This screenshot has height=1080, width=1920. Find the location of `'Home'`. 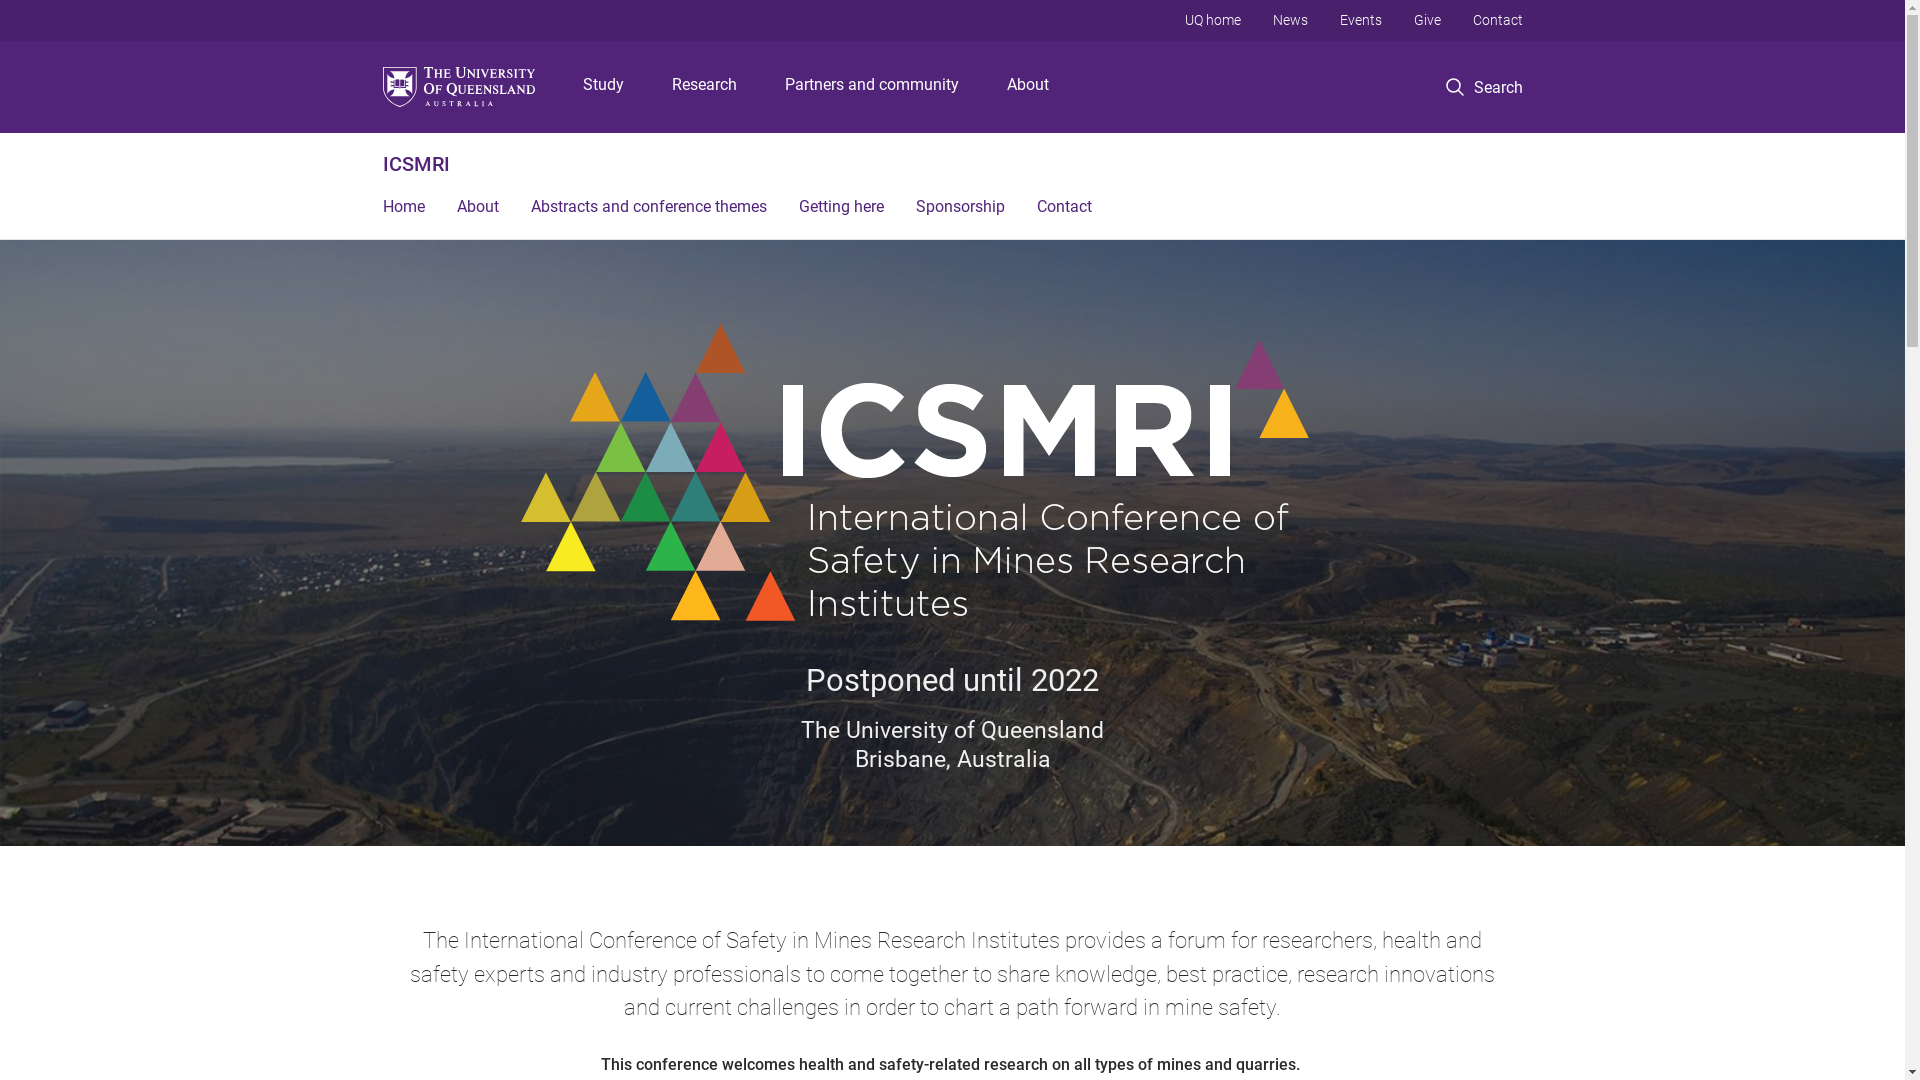

'Home' is located at coordinates (402, 208).